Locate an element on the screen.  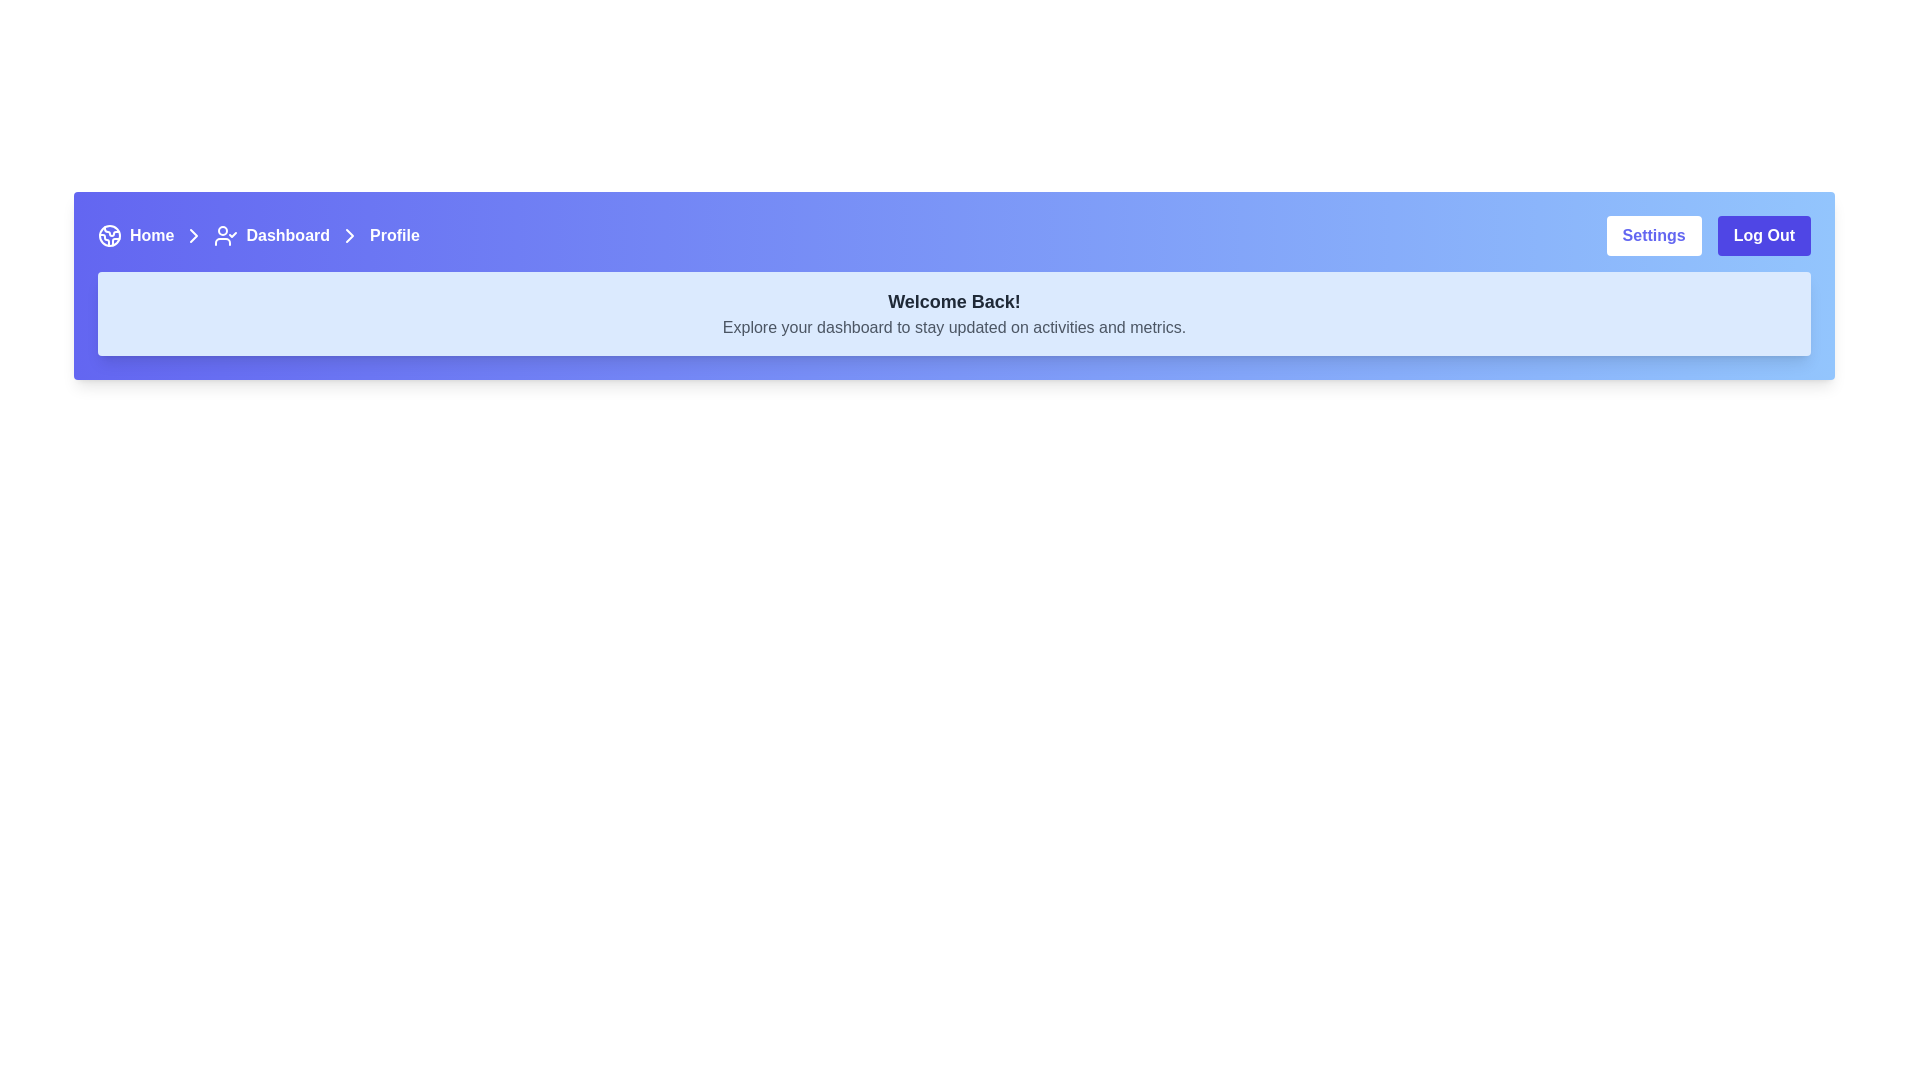
the circular globe icon in the breadcrumb navigation, which indicates a world or home theme, as a visual cue is located at coordinates (109, 234).